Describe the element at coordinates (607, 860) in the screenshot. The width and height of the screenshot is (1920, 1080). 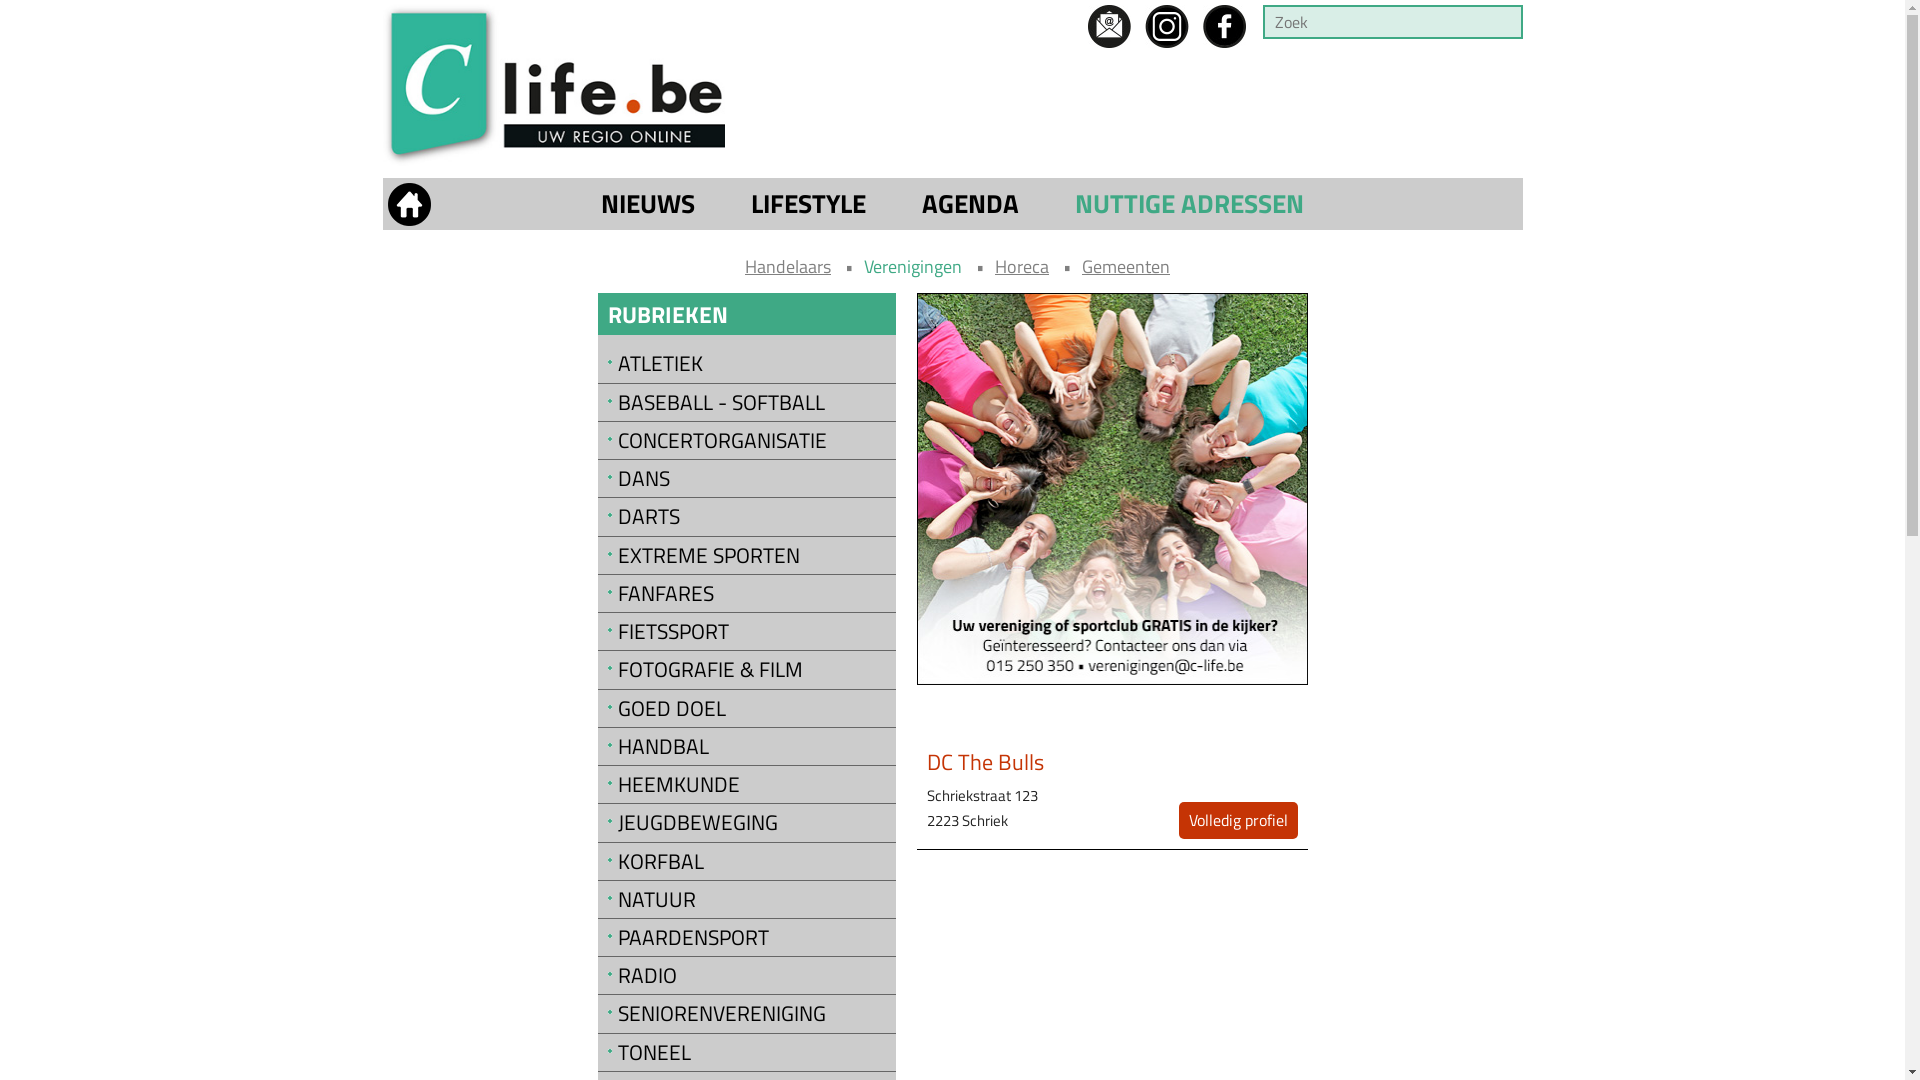
I see `'KORFBAL'` at that location.